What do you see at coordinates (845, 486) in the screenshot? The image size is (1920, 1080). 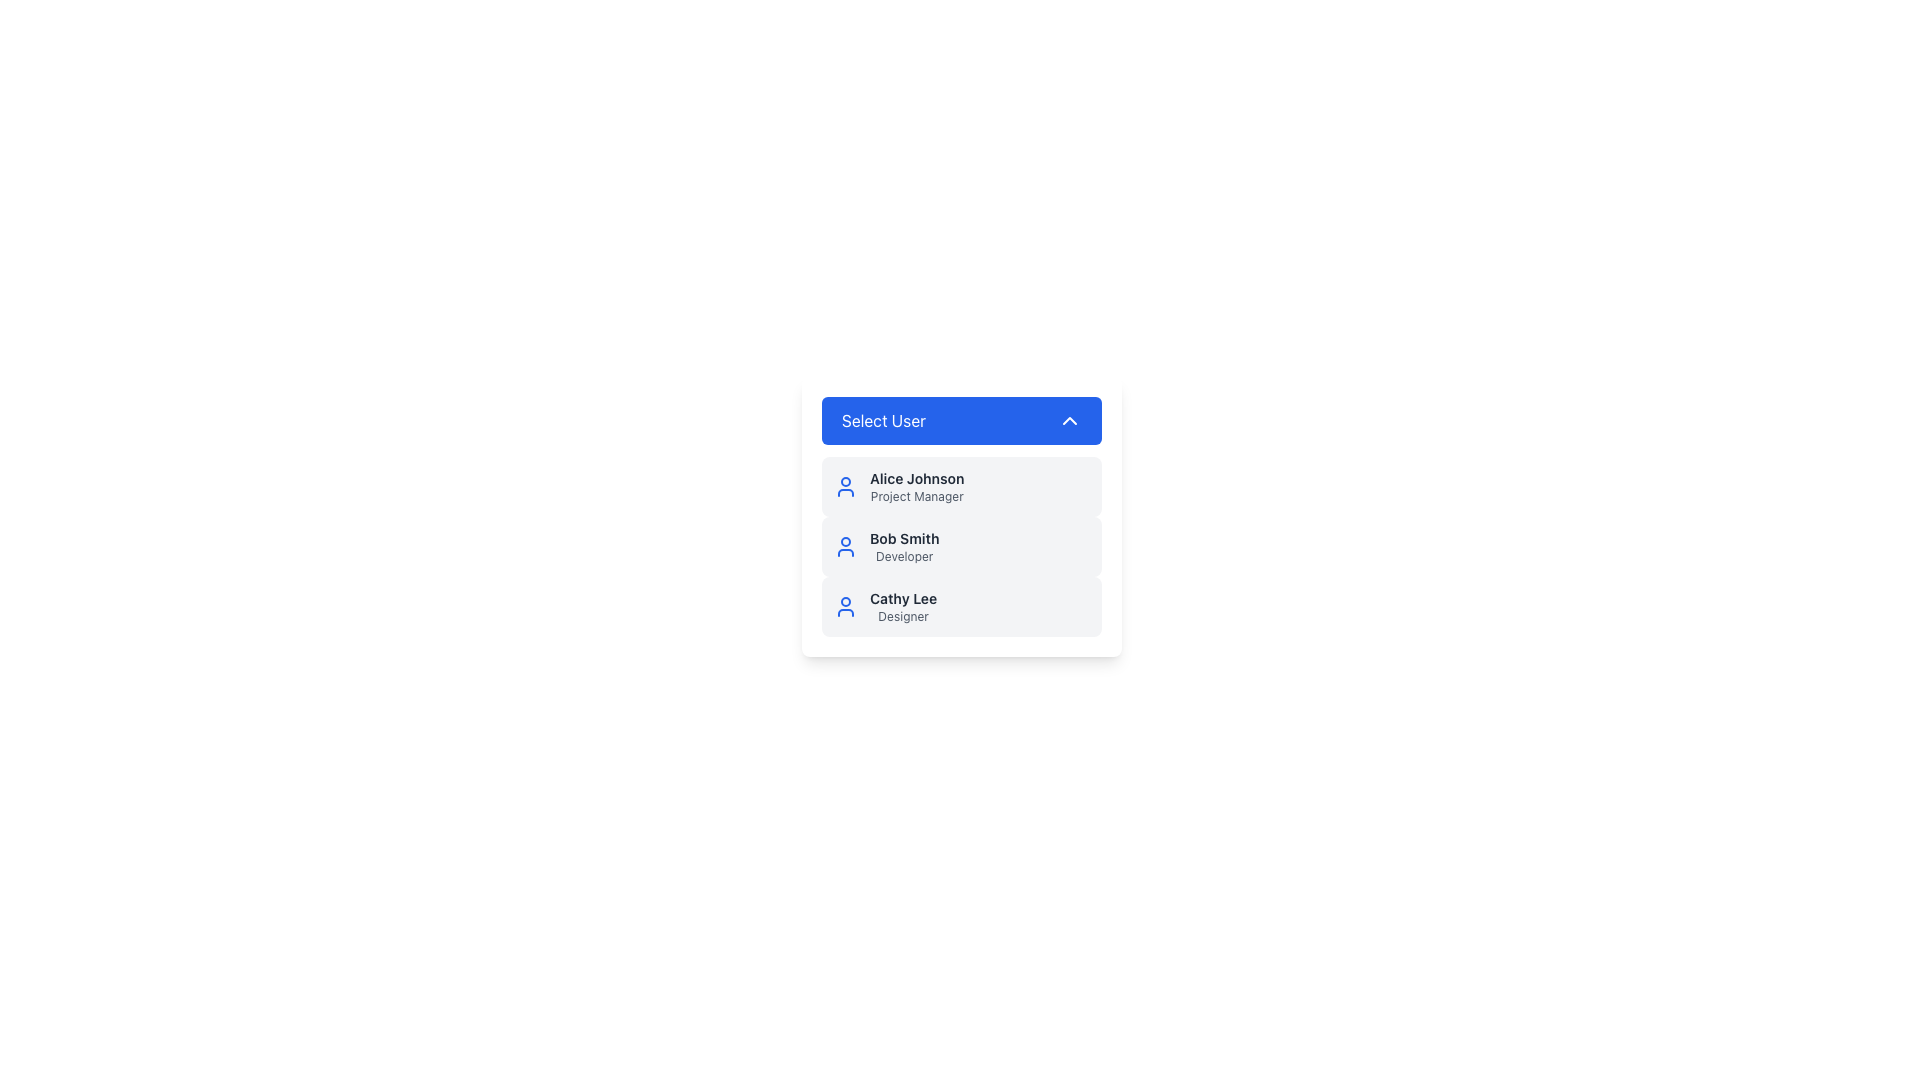 I see `the user indicator icon representing 'Alice Johnson' in the dropdown menu, located left of the text 'Alice Johnson Project Manager'` at bounding box center [845, 486].